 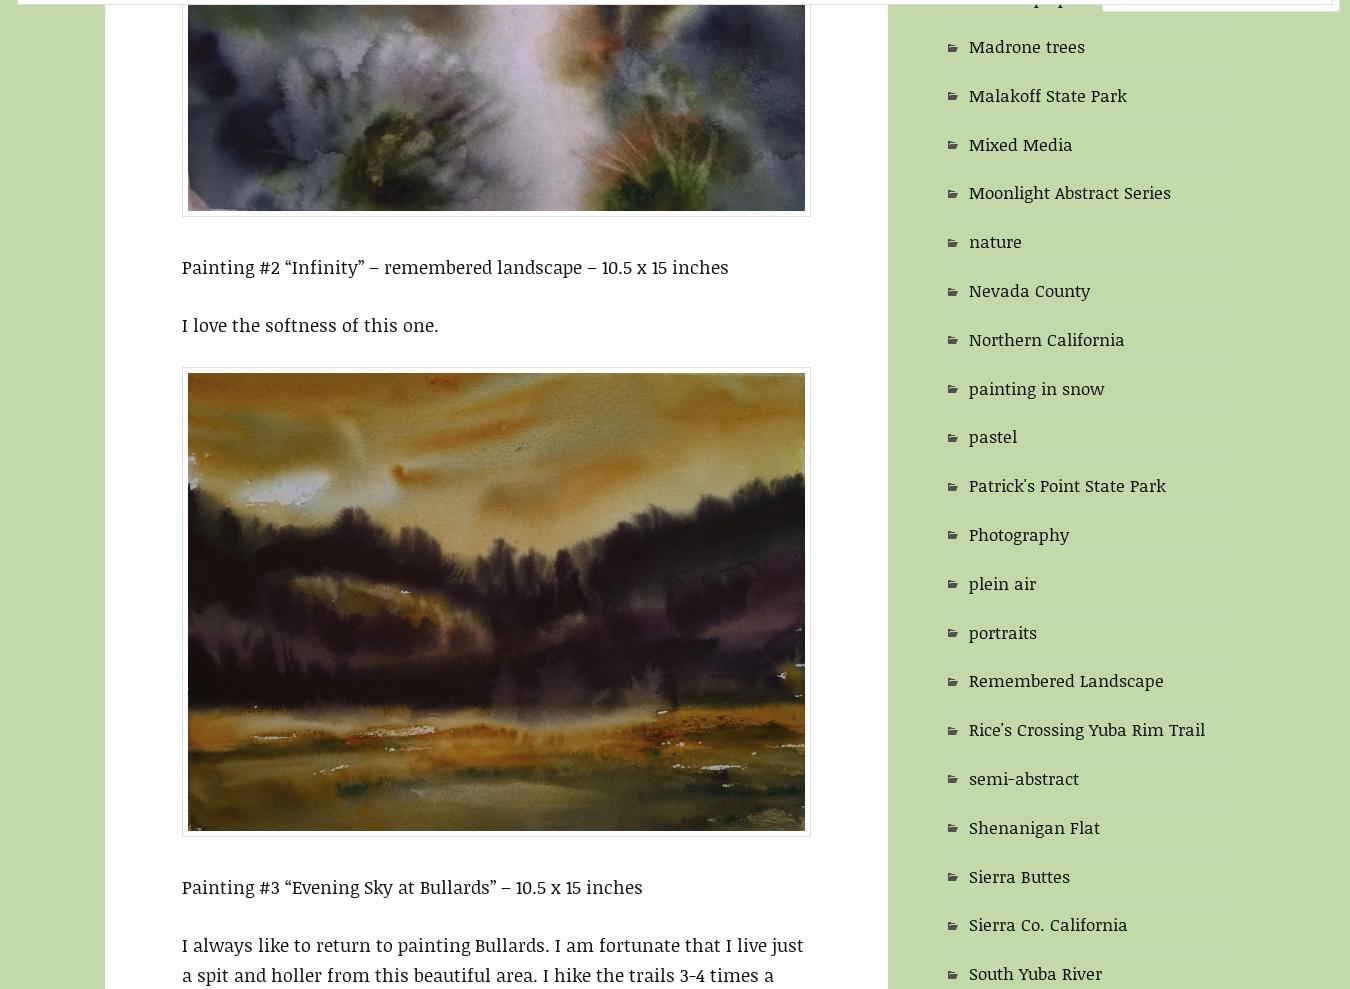 I want to click on 'Moonlight Abstract Series', so click(x=1070, y=191).